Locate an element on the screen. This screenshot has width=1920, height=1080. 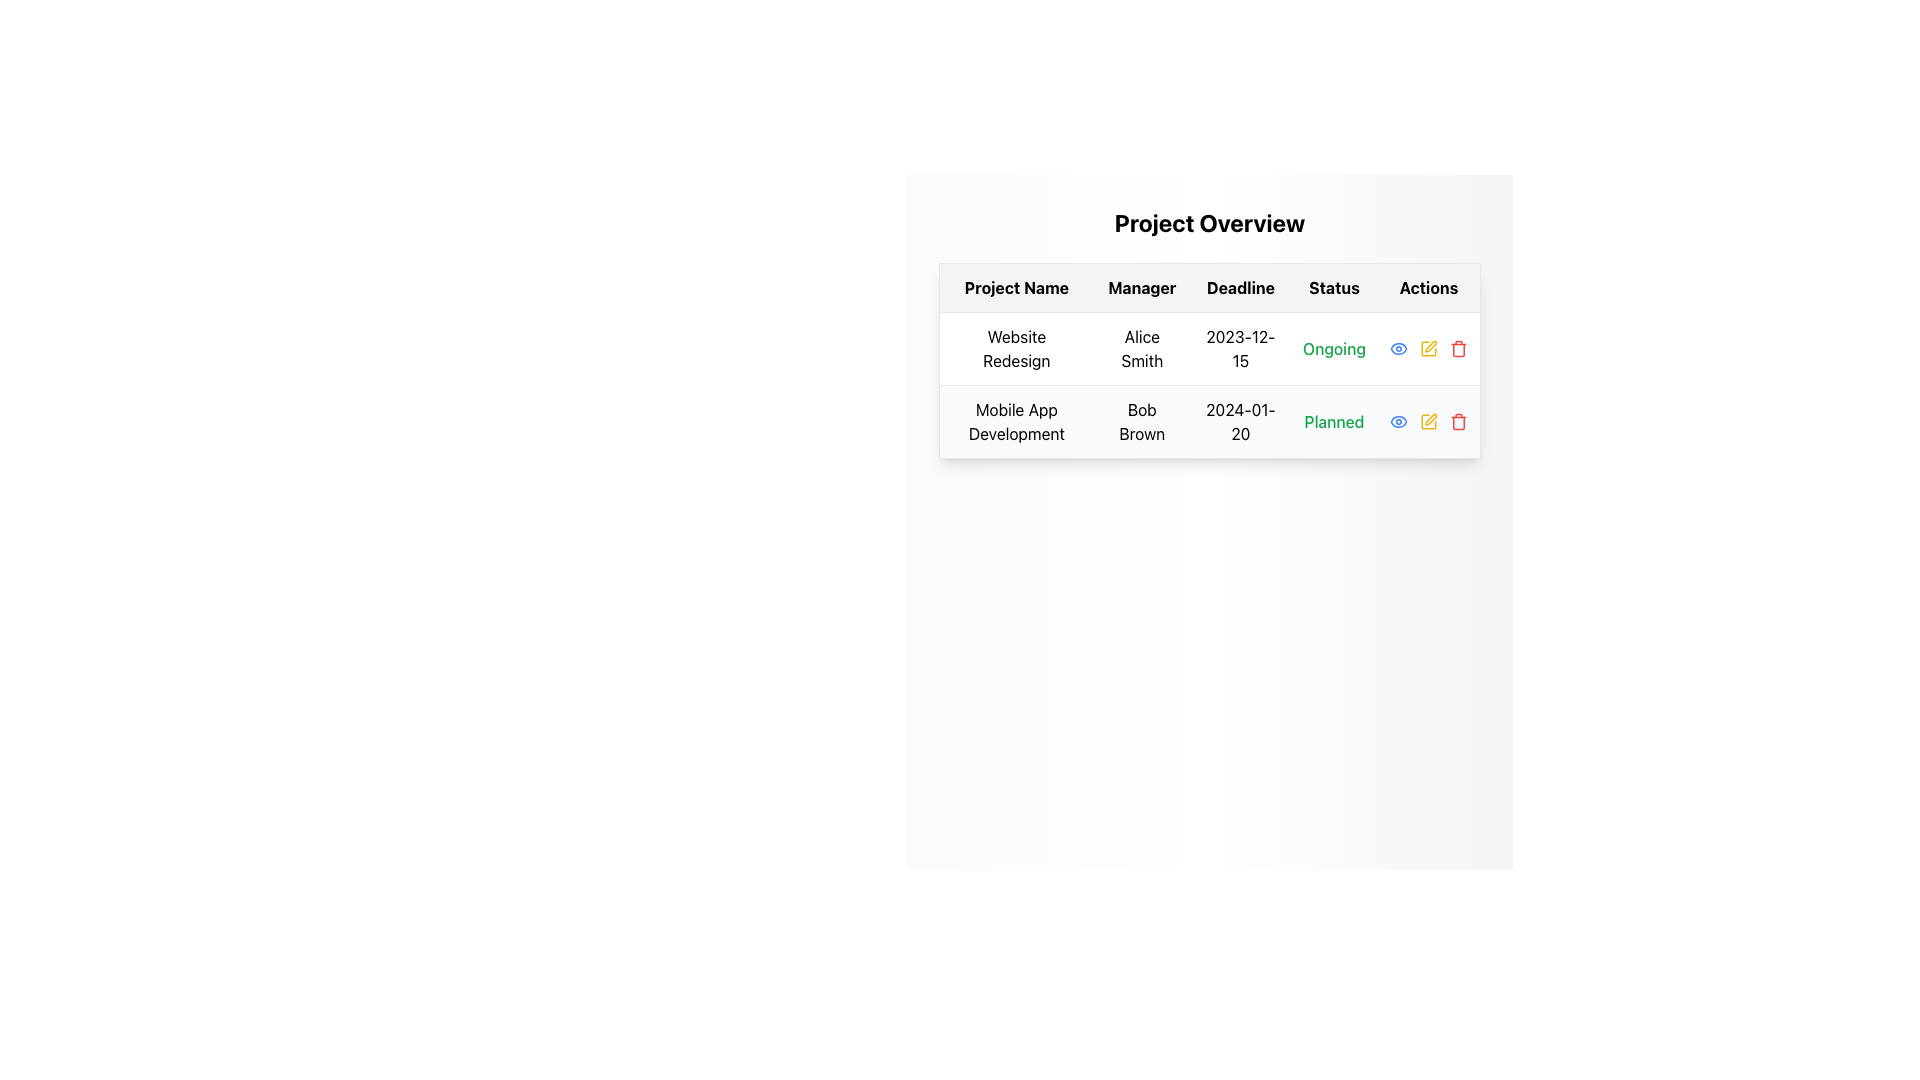
the pen icon button in the Actions column for the 'Website Redesign' project, located between the 'View' and 'Delete' icons is located at coordinates (1429, 418).